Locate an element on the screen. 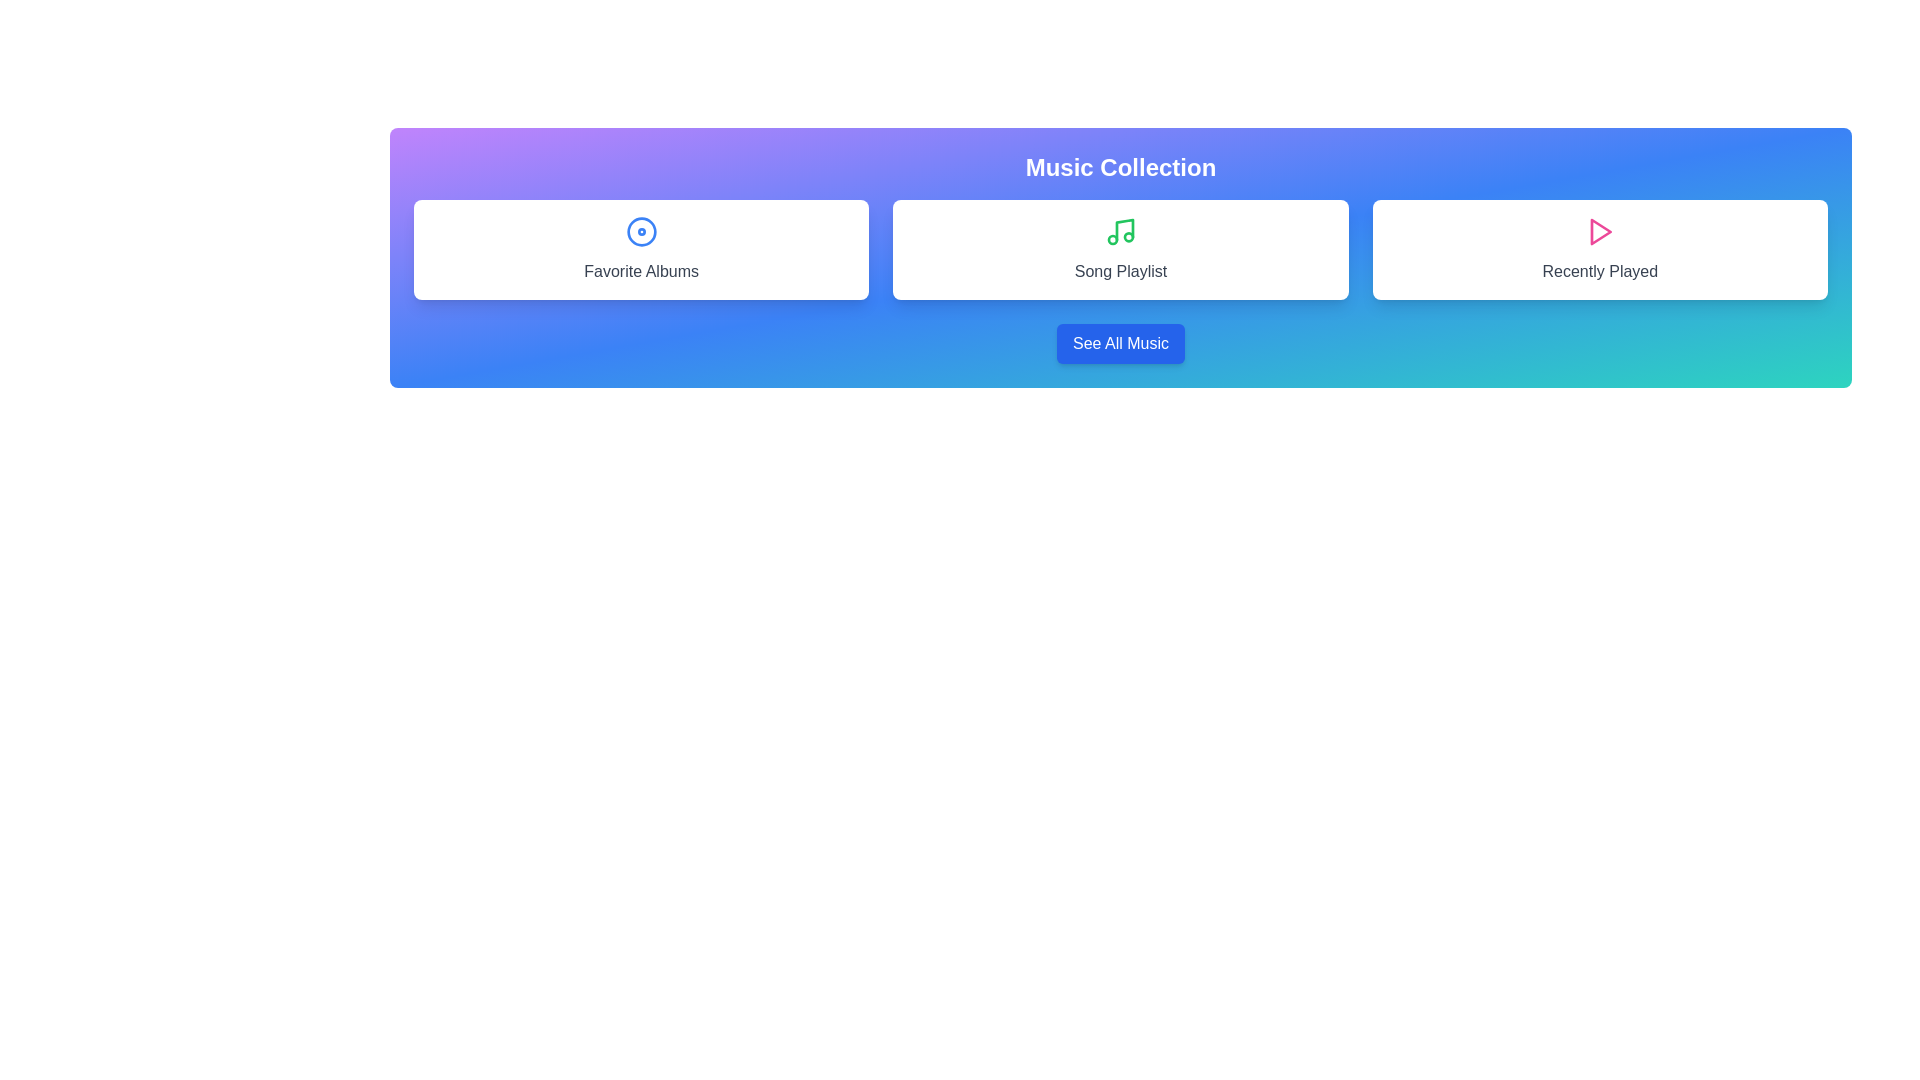  the informational and navigational card representing favorite albums, which is the leftmost card in a row of three cards is located at coordinates (641, 249).